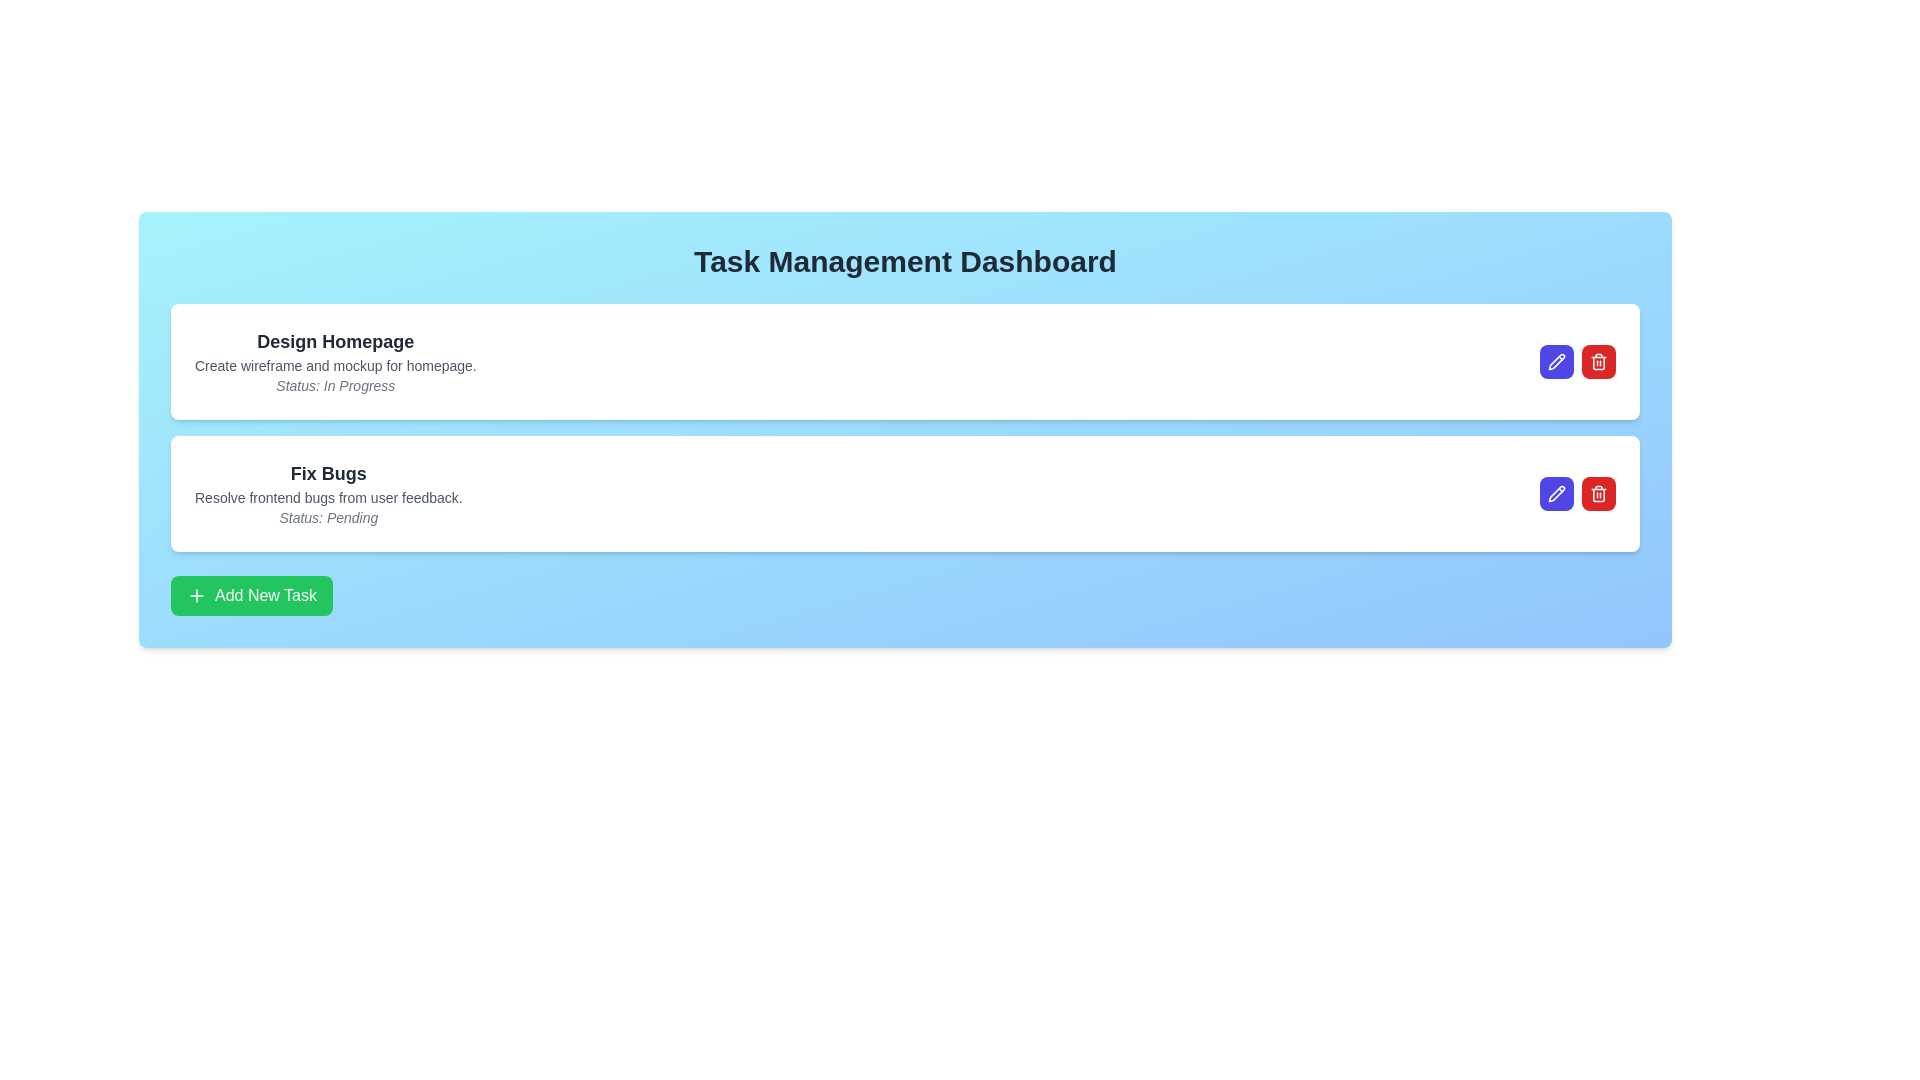 The image size is (1920, 1080). Describe the element at coordinates (1597, 362) in the screenshot. I see `the delete button located to the right of the blue edit button in the task item control group` at that location.